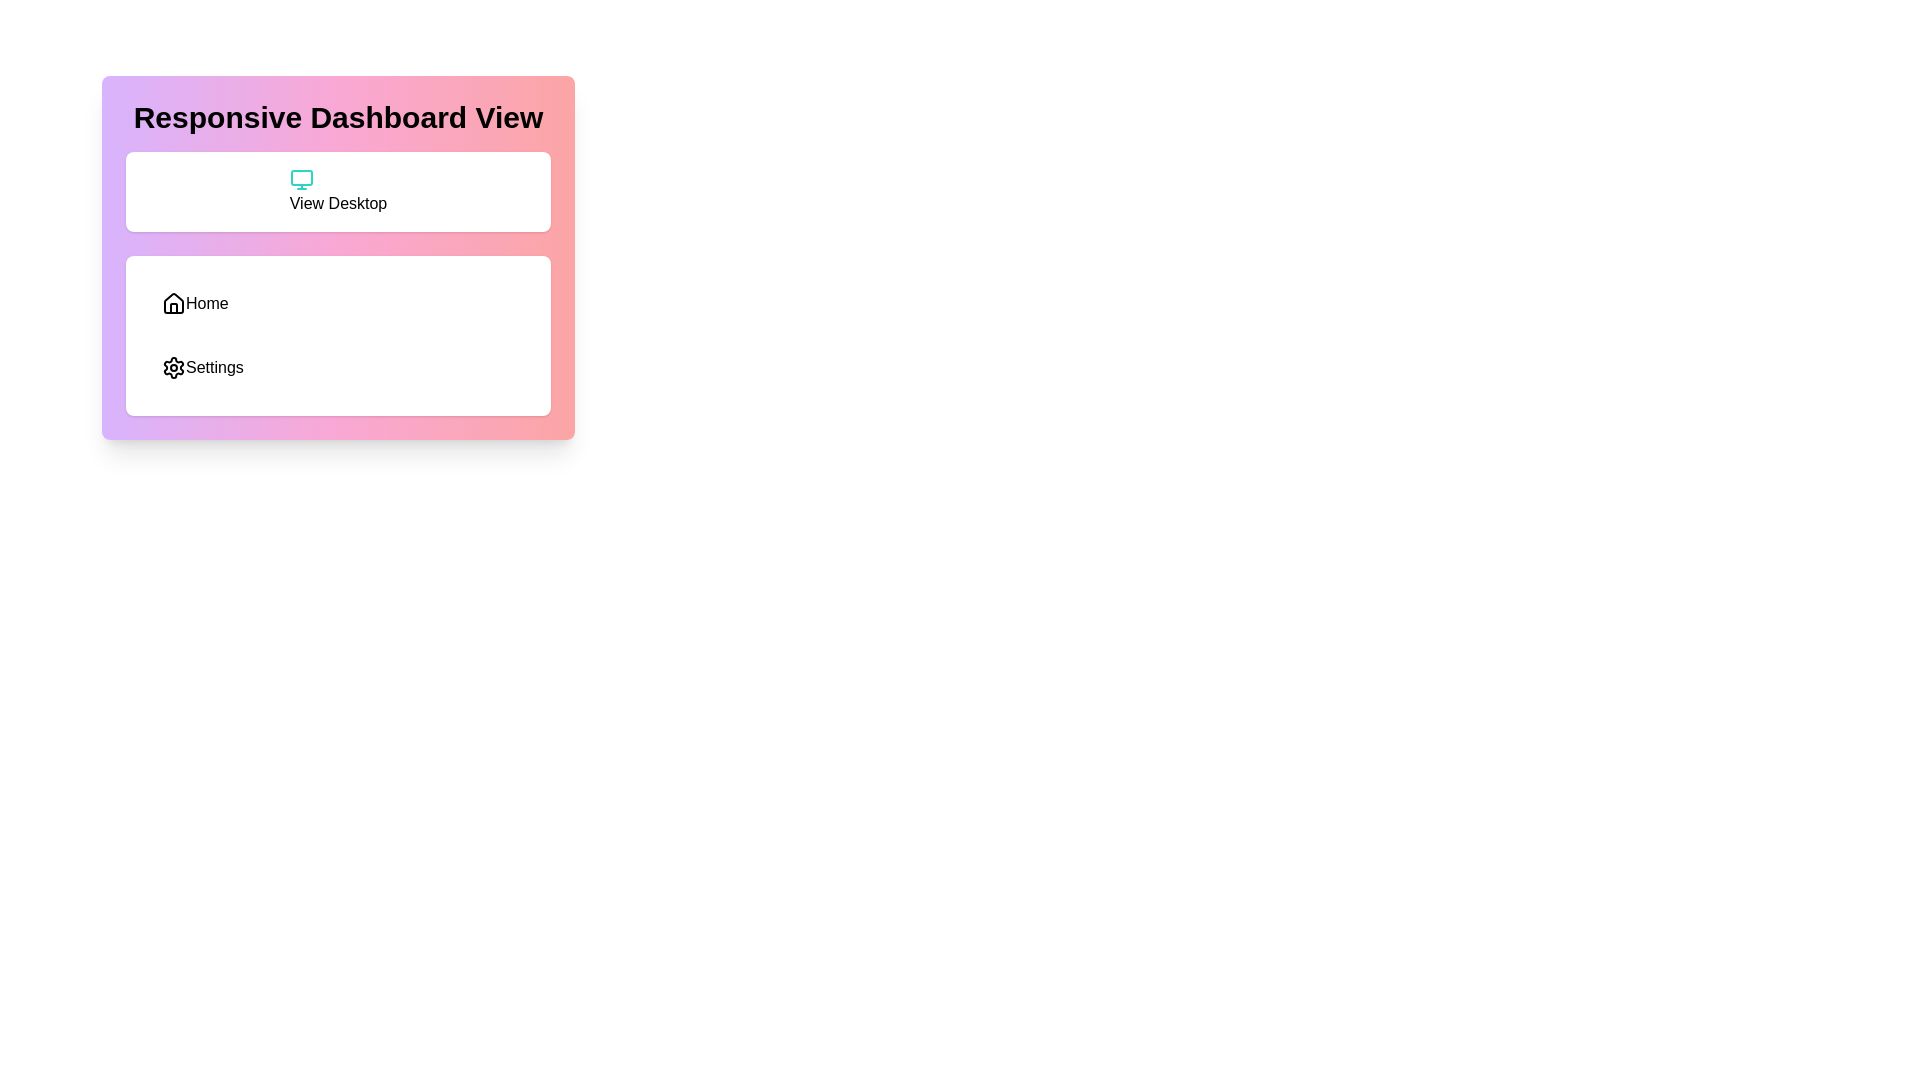 The height and width of the screenshot is (1080, 1920). Describe the element at coordinates (173, 308) in the screenshot. I see `the rectangular house base icon component located to the left of the 'Home' label in the dashboard interface` at that location.